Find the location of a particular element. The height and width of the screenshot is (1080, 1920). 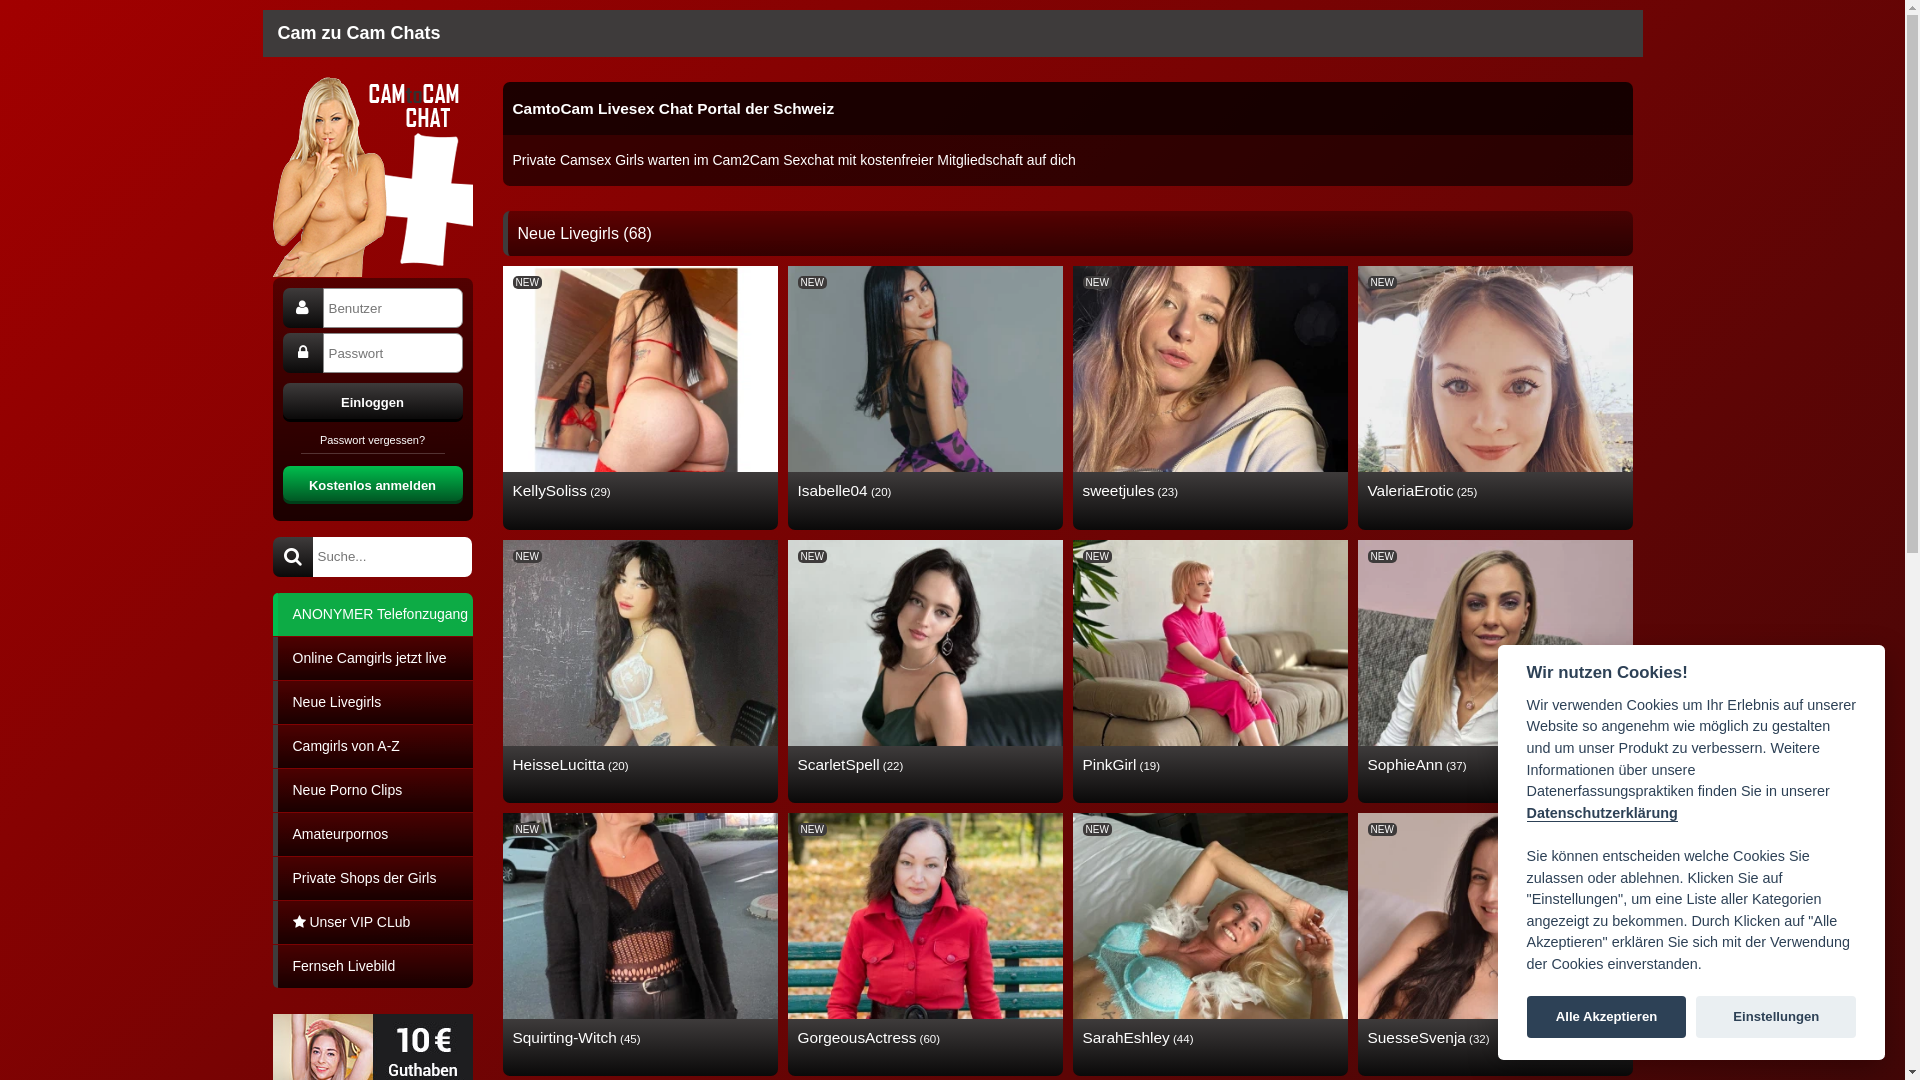

'Kostenlos anmelden' is located at coordinates (281, 483).